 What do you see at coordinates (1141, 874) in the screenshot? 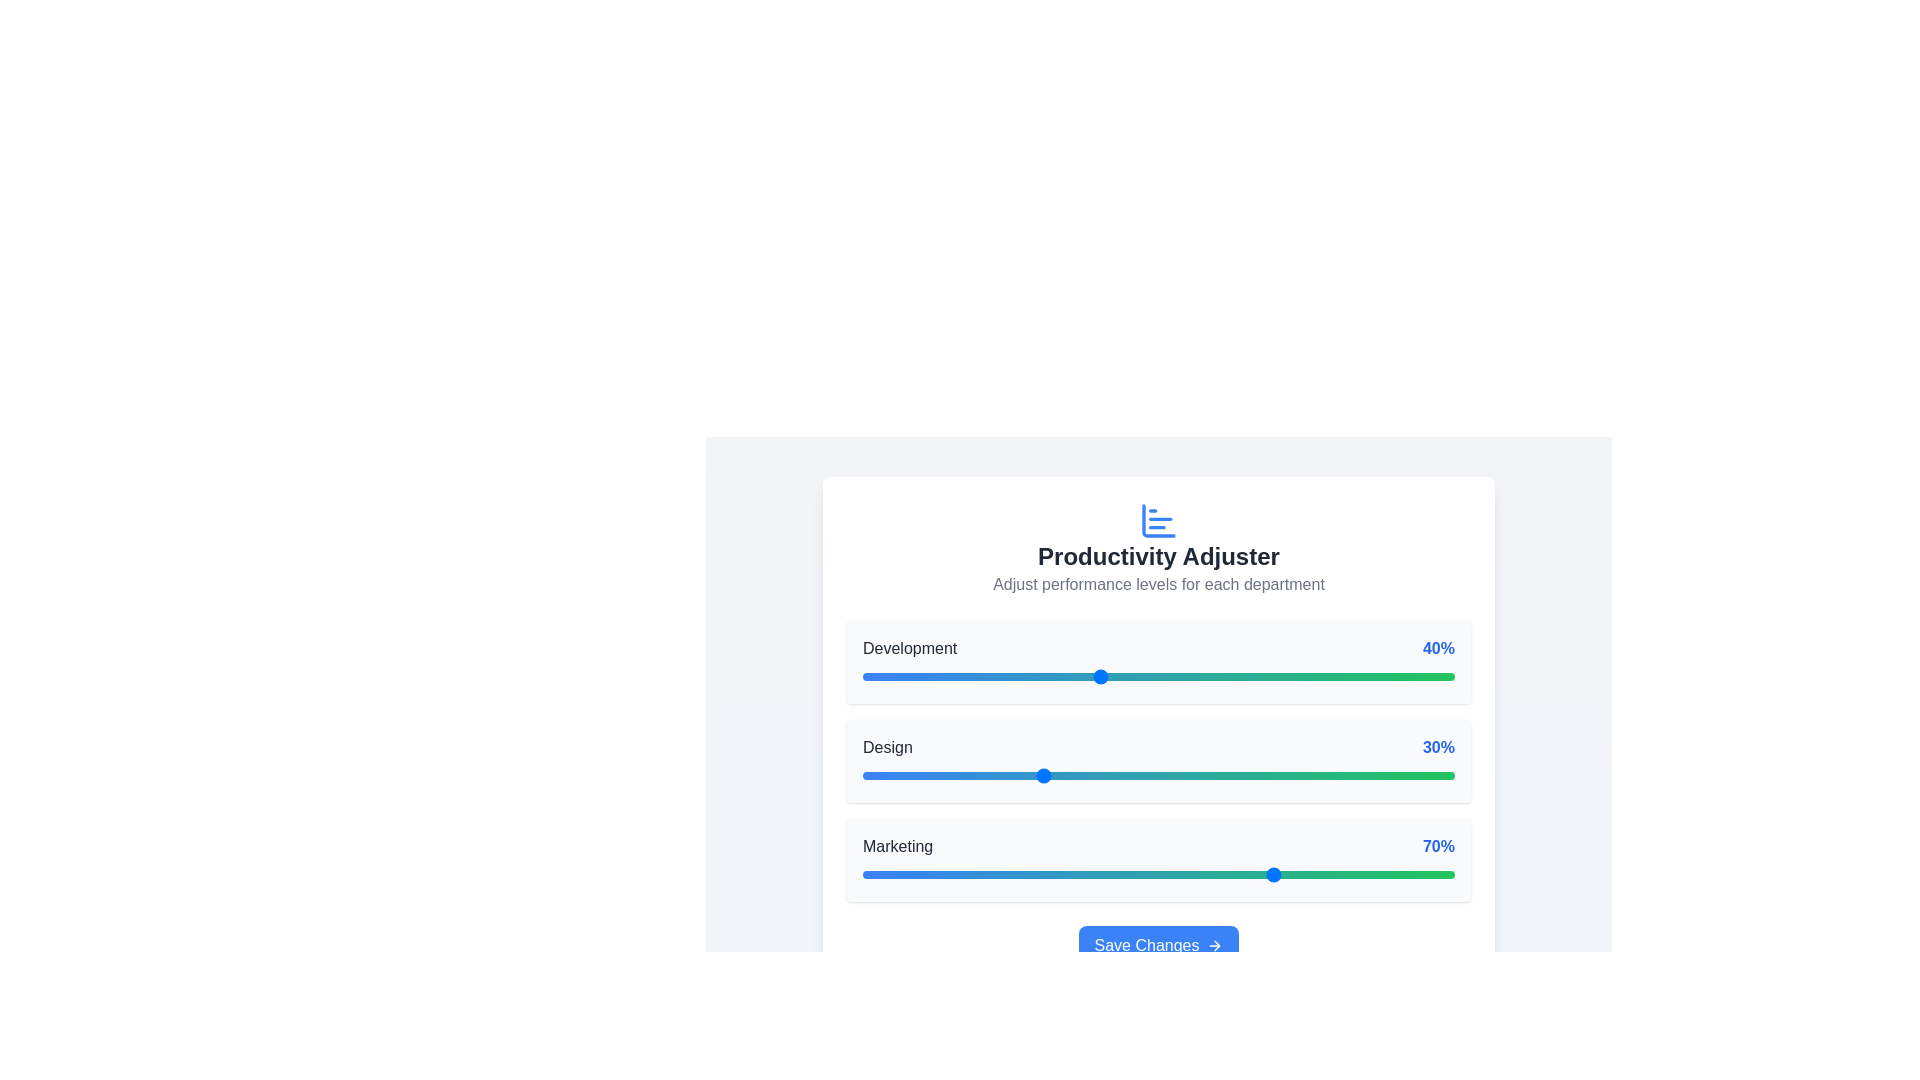
I see `the slider value` at bounding box center [1141, 874].